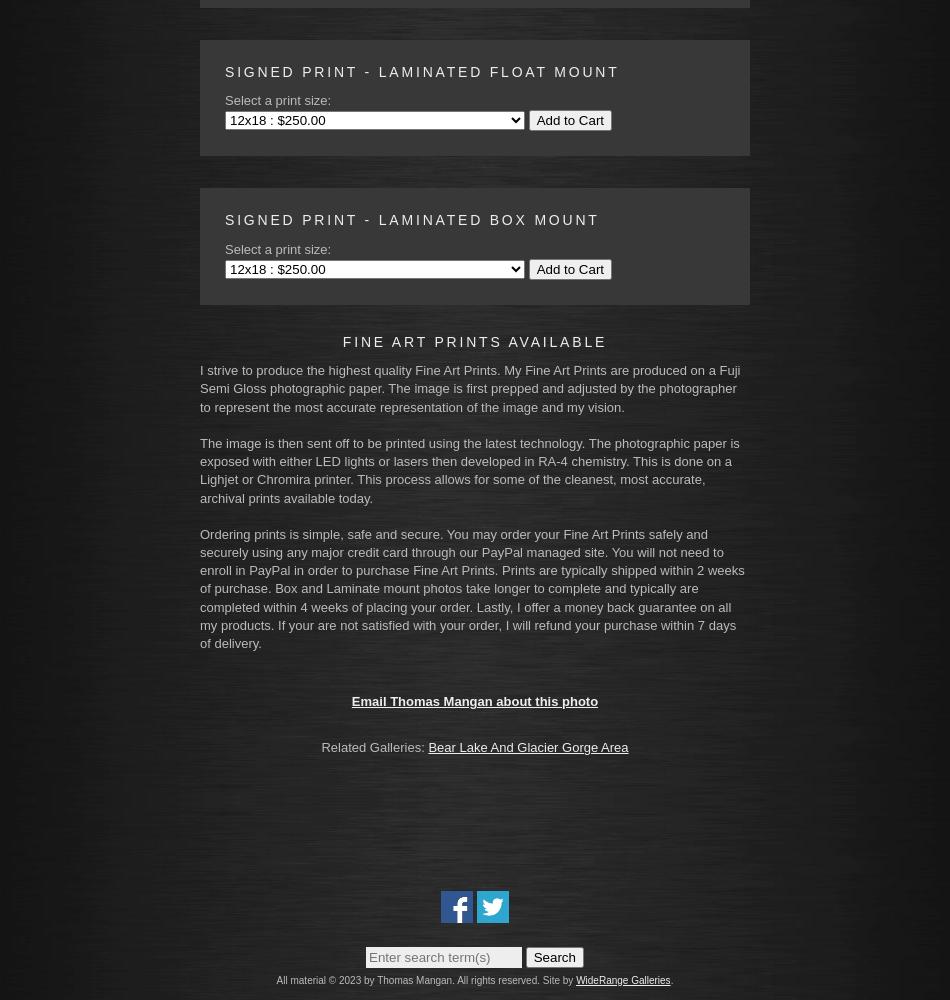 This screenshot has height=1000, width=950. What do you see at coordinates (468, 469) in the screenshot?
I see `'The image is then sent off to be printed using the latest technology. The photographic paper is exposed with either LED lights or lasers then developed in RA-4 chemistry. This is done on a Lighjet or Chromira printer. This process allows for some of the cleanest, most accurate, archival prints available today.'` at bounding box center [468, 469].